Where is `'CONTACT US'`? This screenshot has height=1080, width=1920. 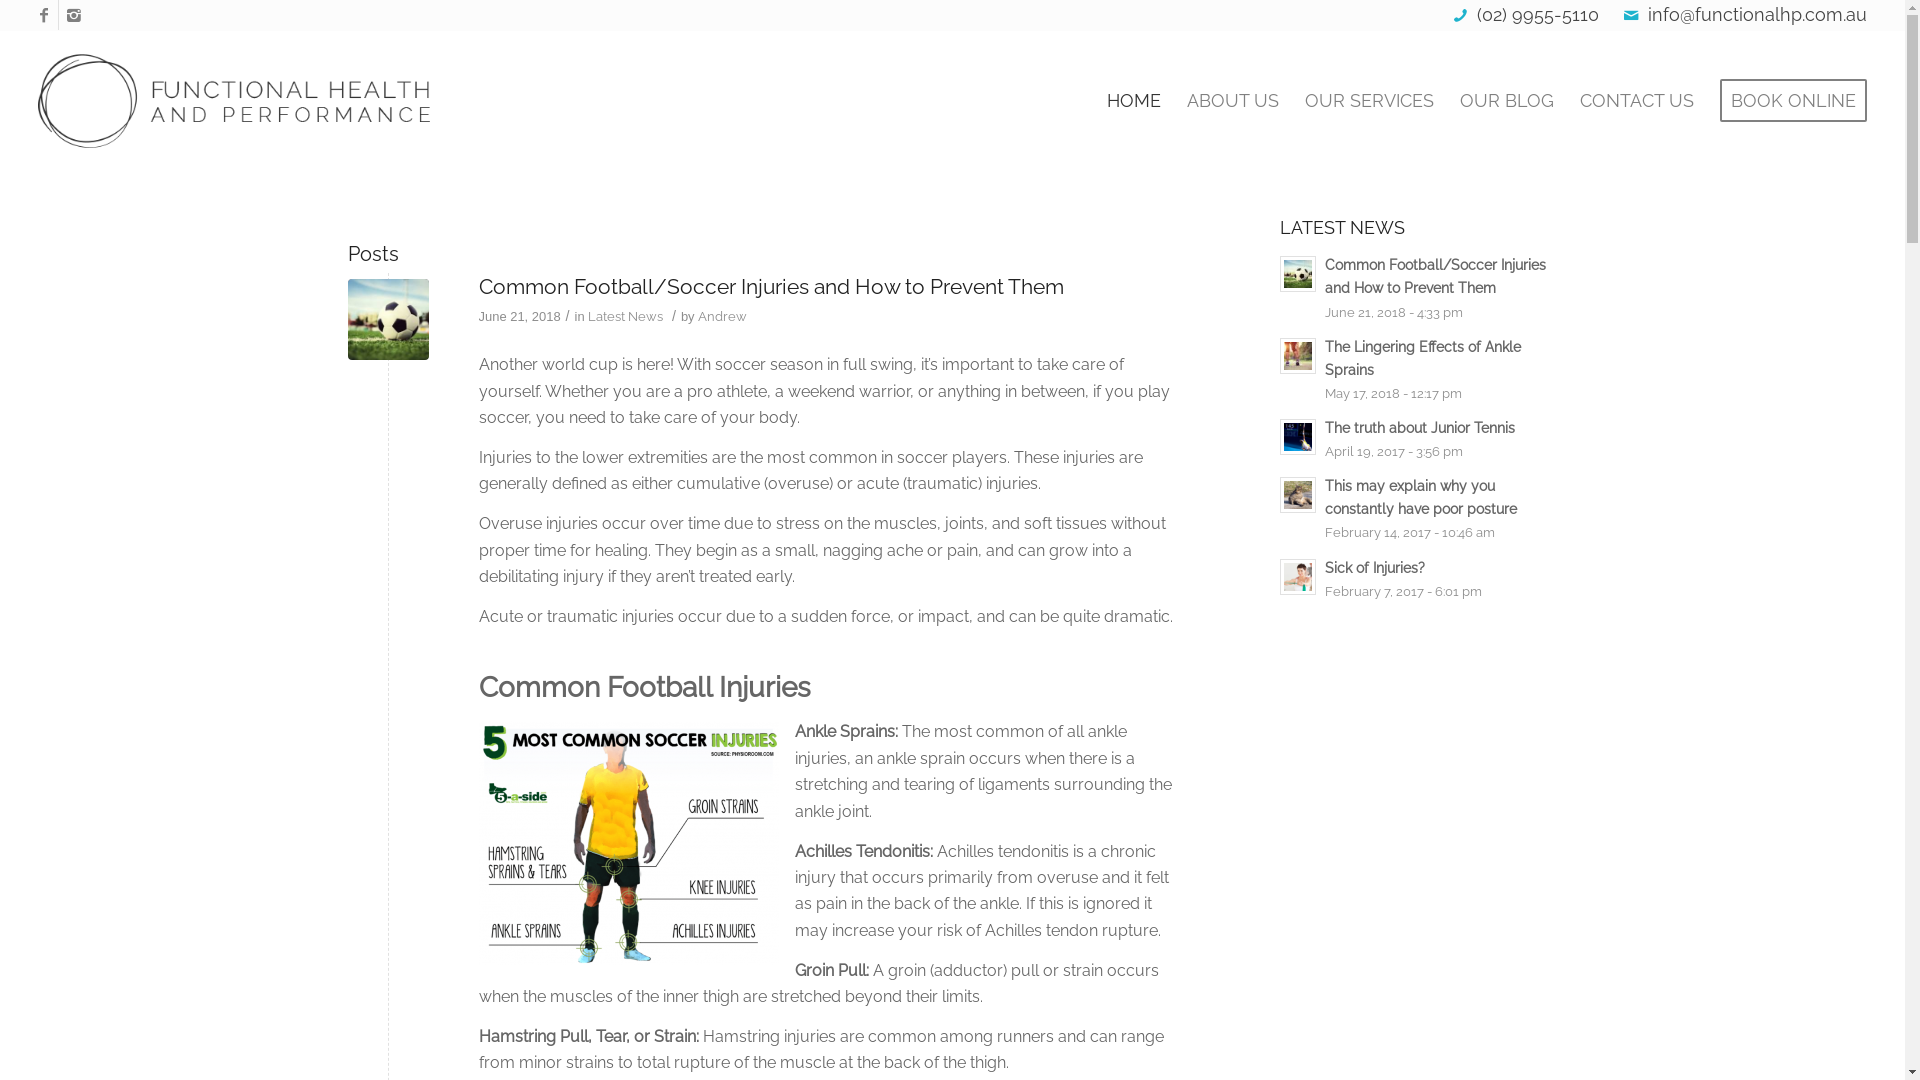 'CONTACT US' is located at coordinates (1636, 100).